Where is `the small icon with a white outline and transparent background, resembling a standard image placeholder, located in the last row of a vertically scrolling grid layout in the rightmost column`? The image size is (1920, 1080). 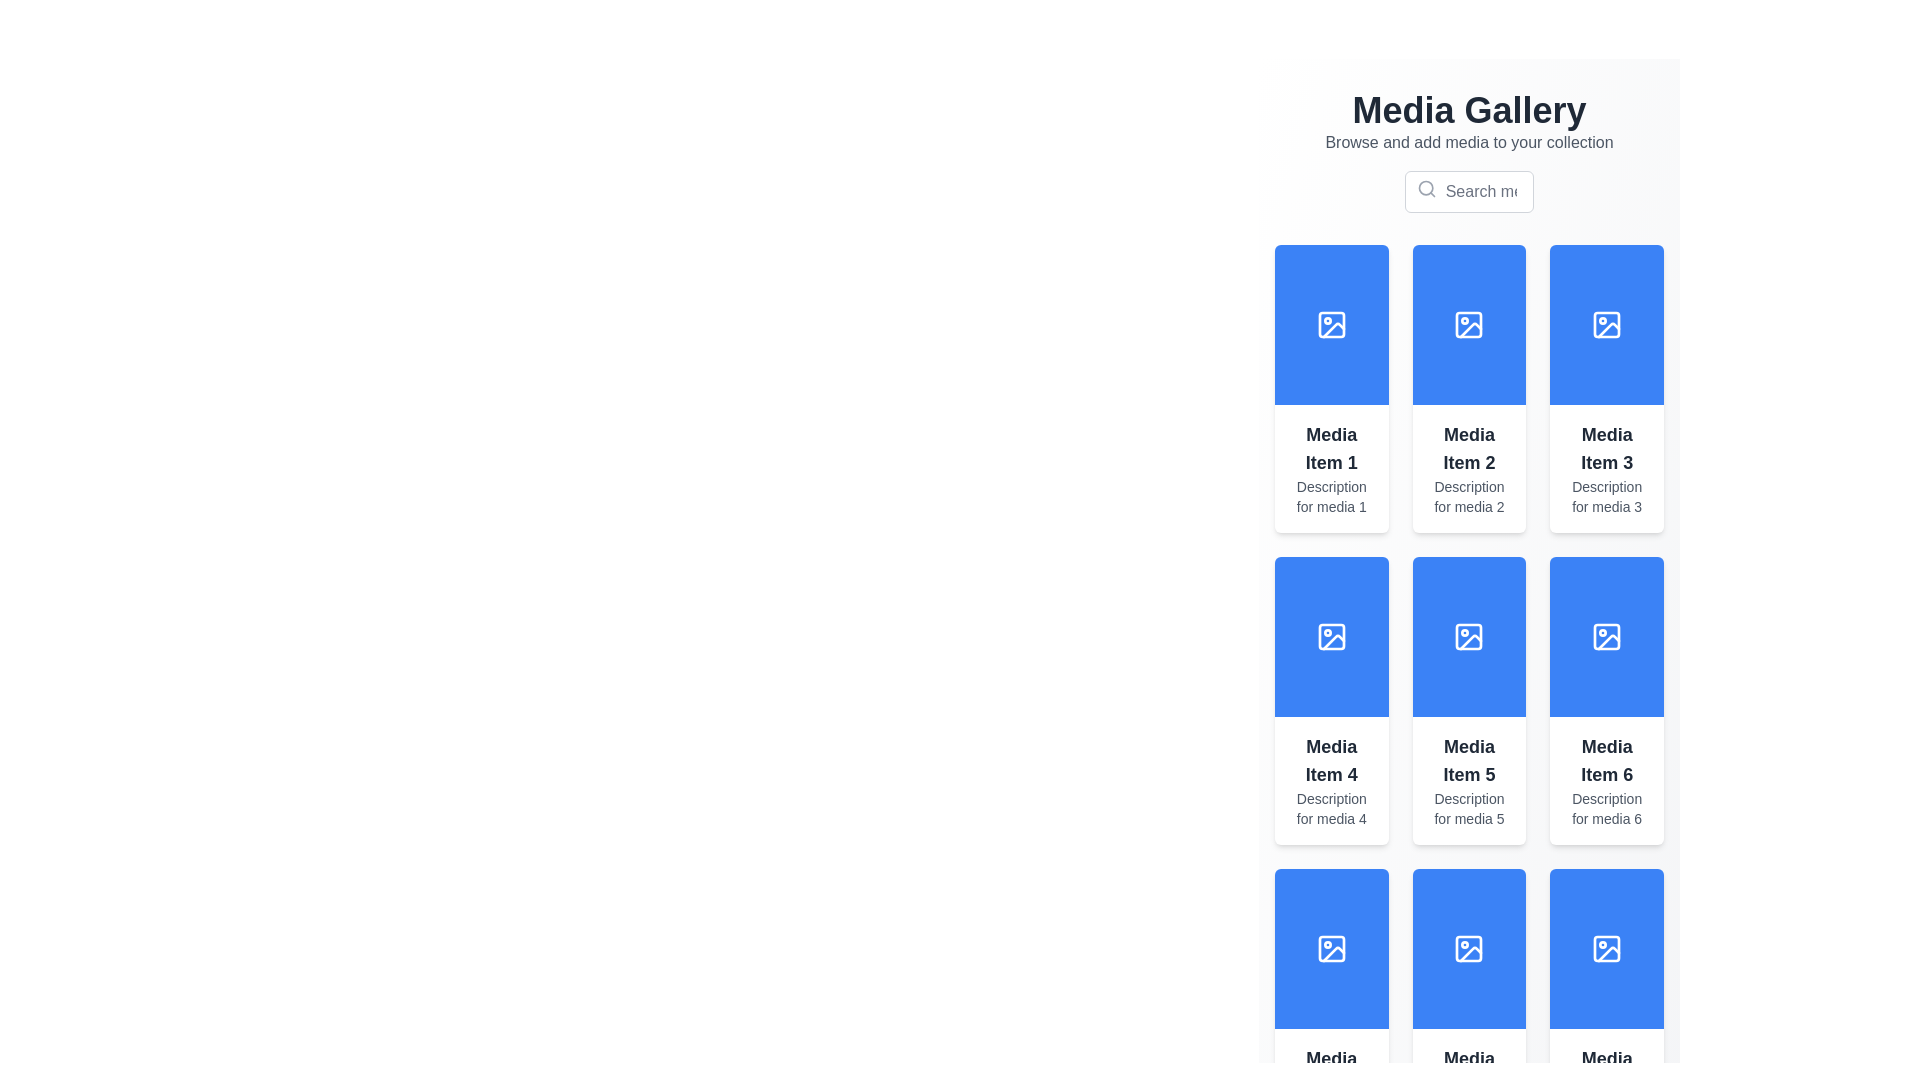
the small icon with a white outline and transparent background, resembling a standard image placeholder, located in the last row of a vertically scrolling grid layout in the rightmost column is located at coordinates (1607, 947).